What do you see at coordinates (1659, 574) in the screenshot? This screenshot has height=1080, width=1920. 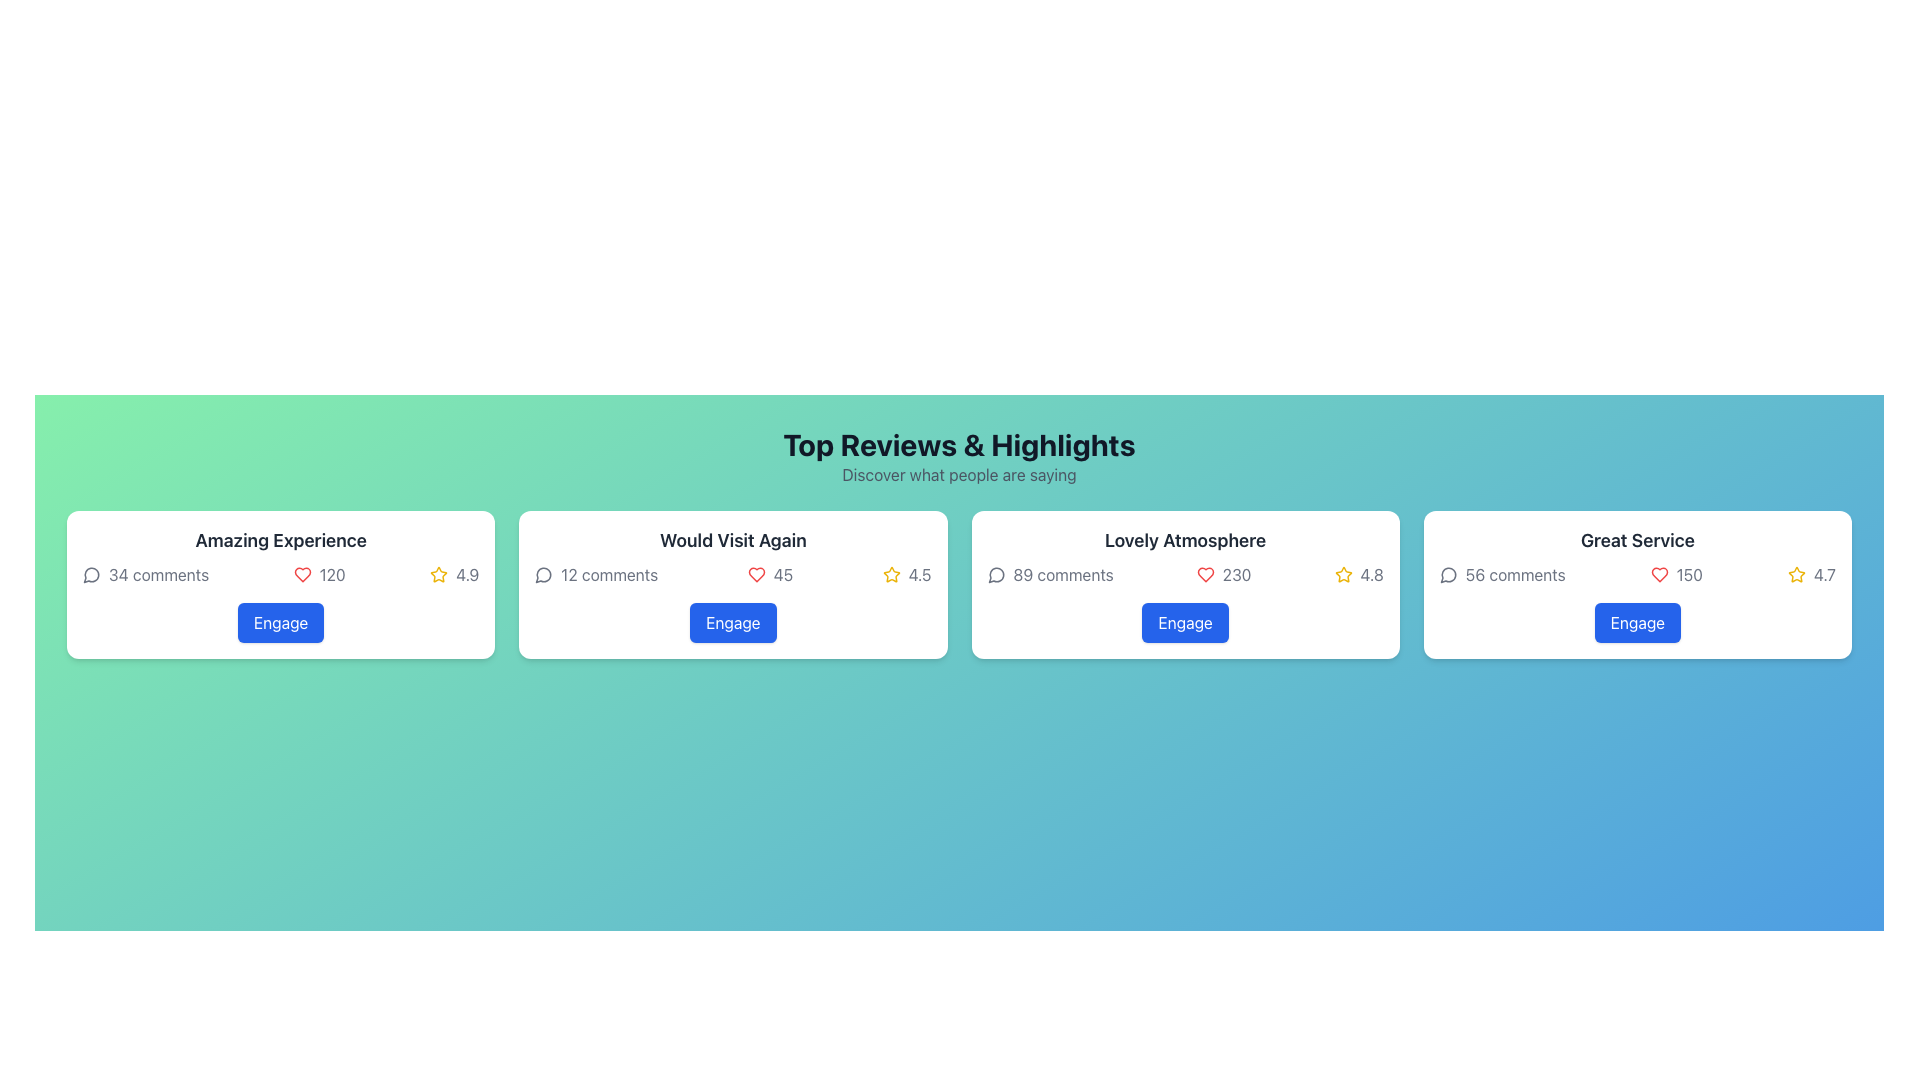 I see `the heart icon representing likes or favorites related to the 'Great Service' card, located between the comments count and star rating in the 'Top Reviews & Highlights' section` at bounding box center [1659, 574].